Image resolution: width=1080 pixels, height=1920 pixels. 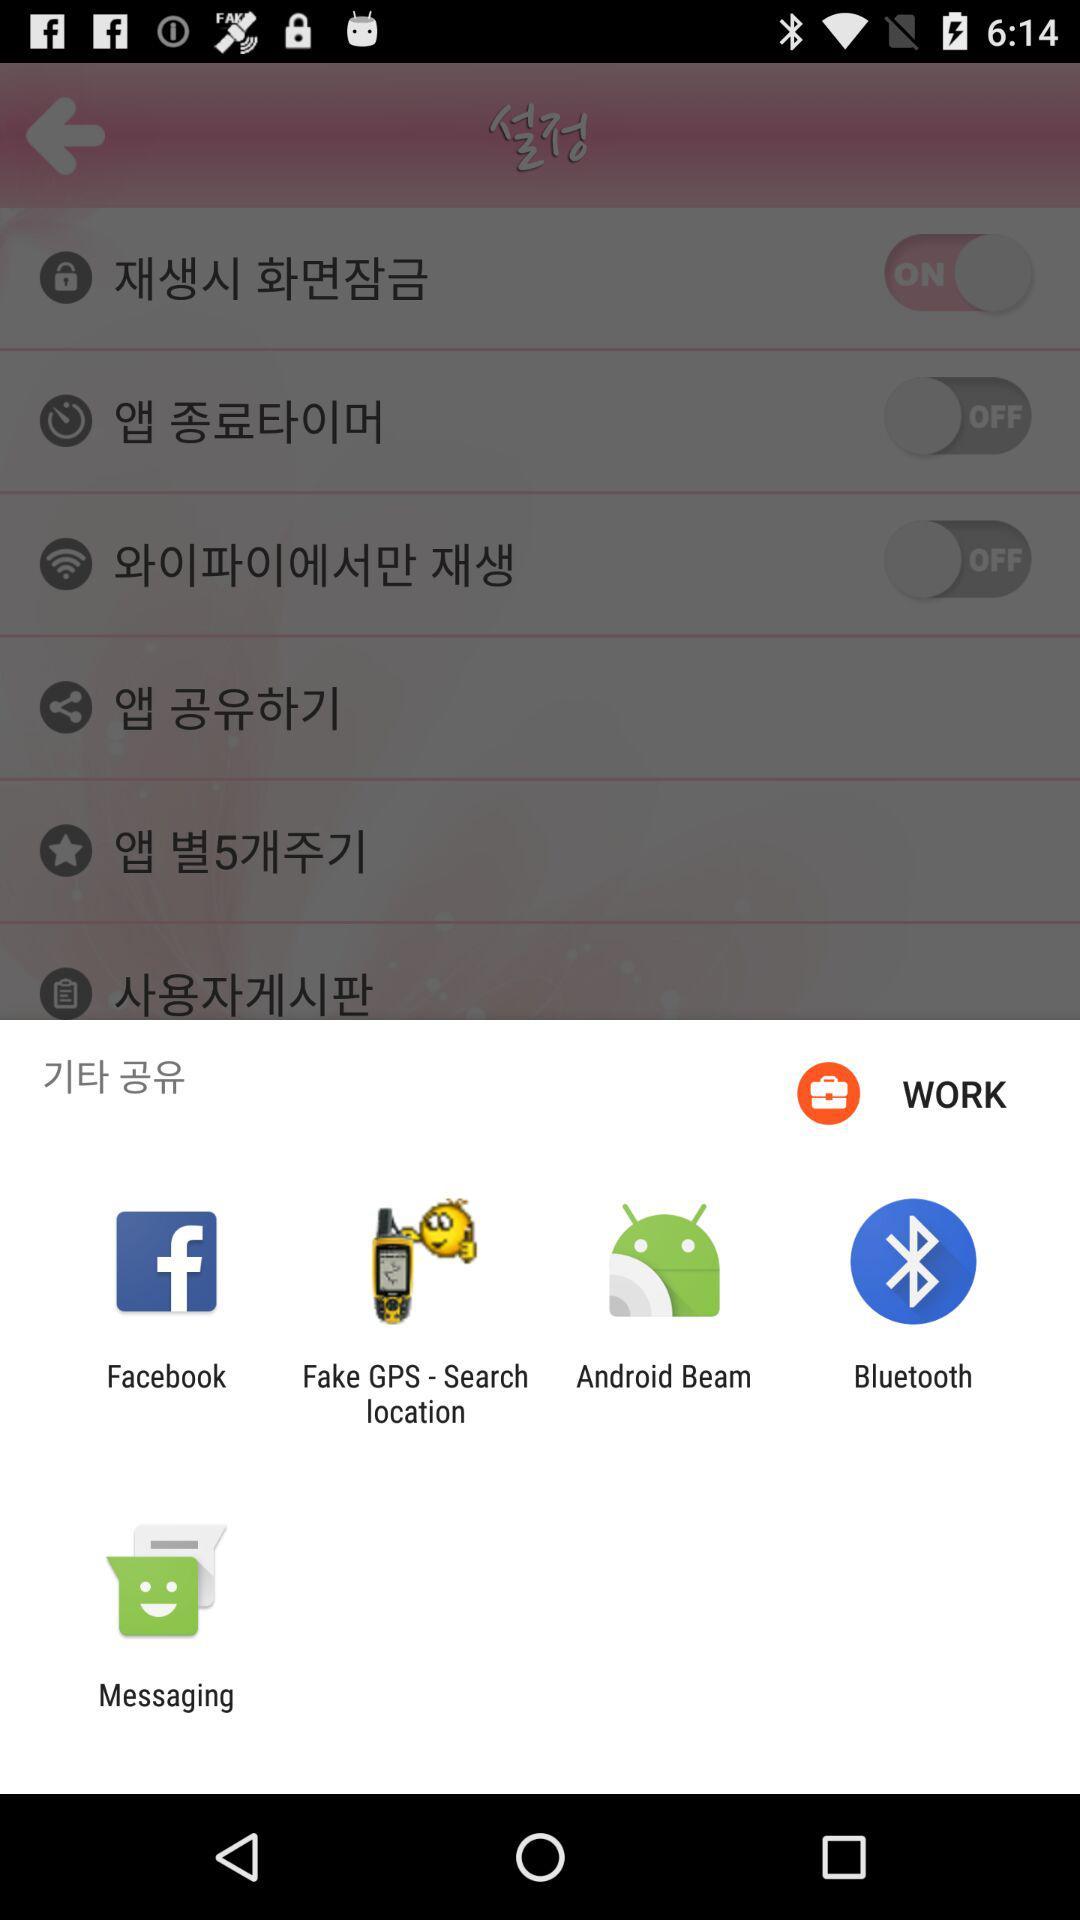 I want to click on the facebook item, so click(x=165, y=1392).